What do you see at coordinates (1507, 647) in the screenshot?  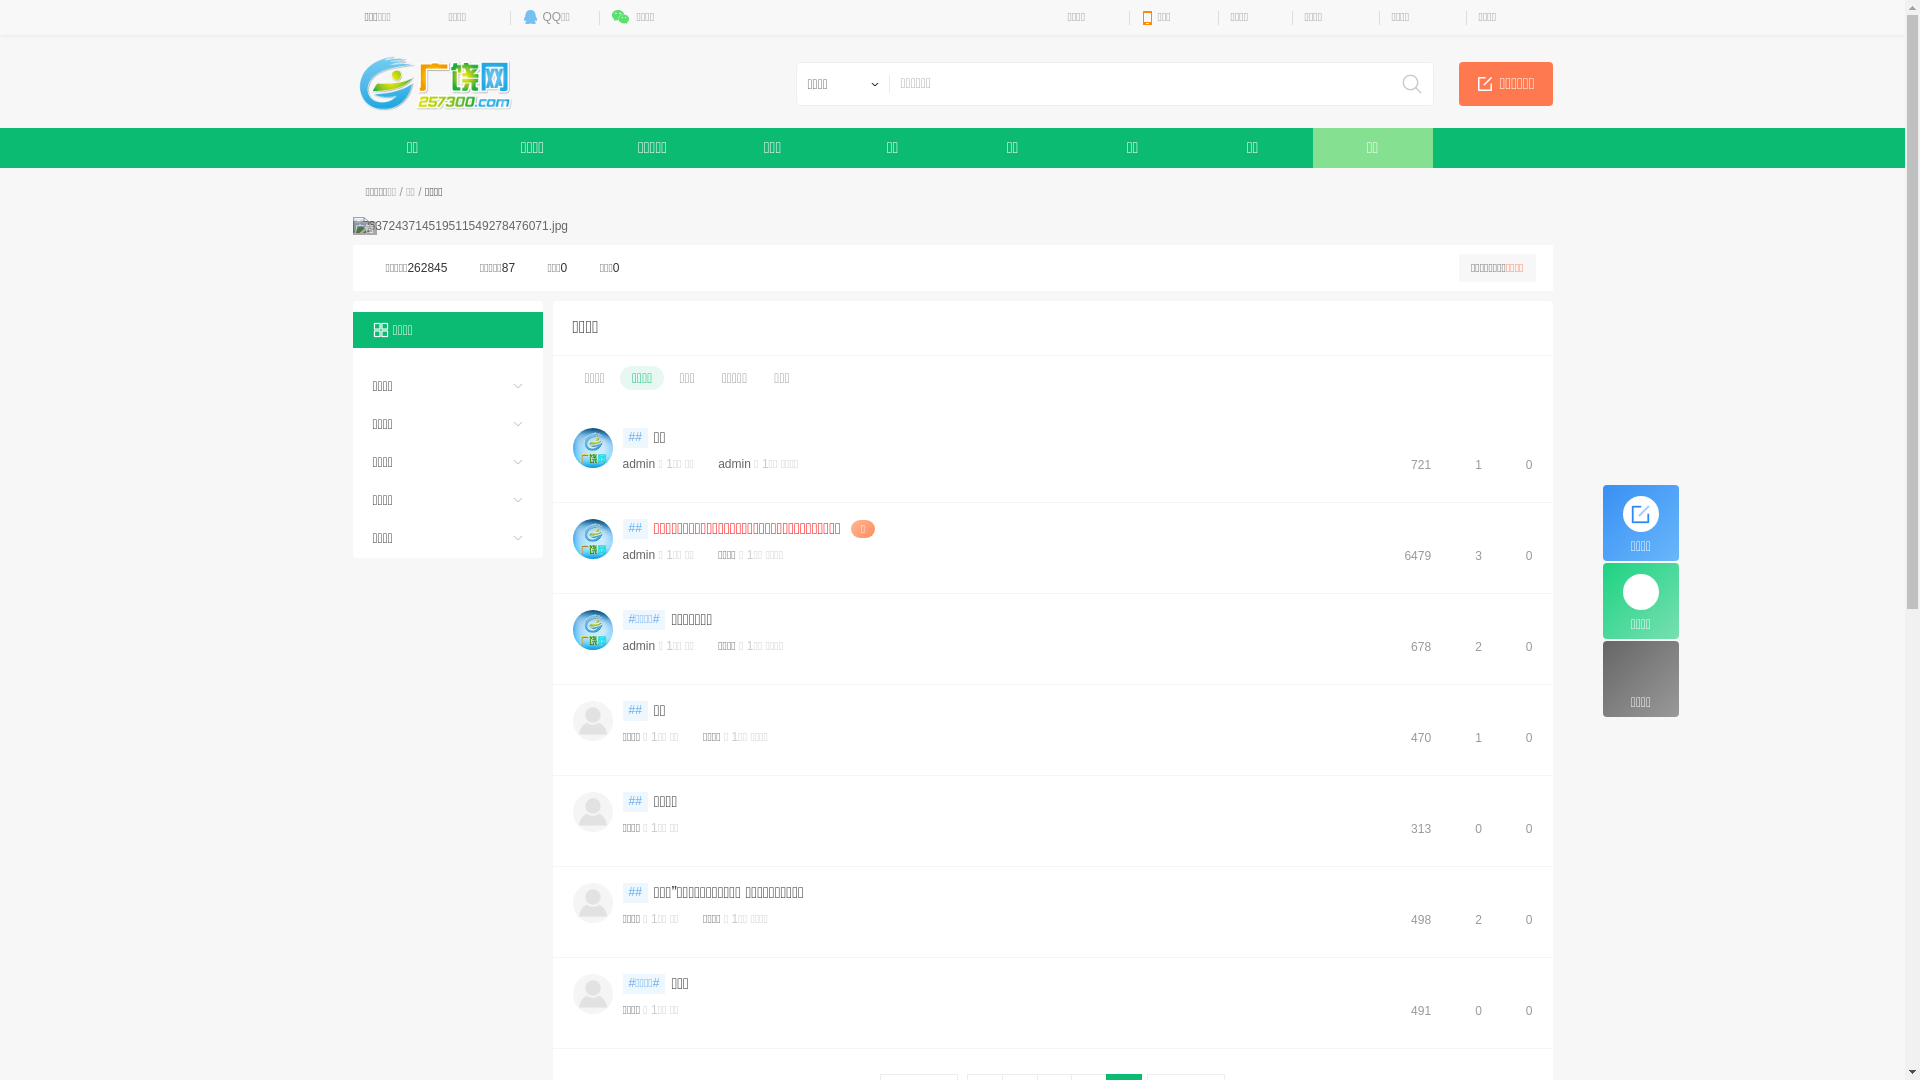 I see `'0'` at bounding box center [1507, 647].